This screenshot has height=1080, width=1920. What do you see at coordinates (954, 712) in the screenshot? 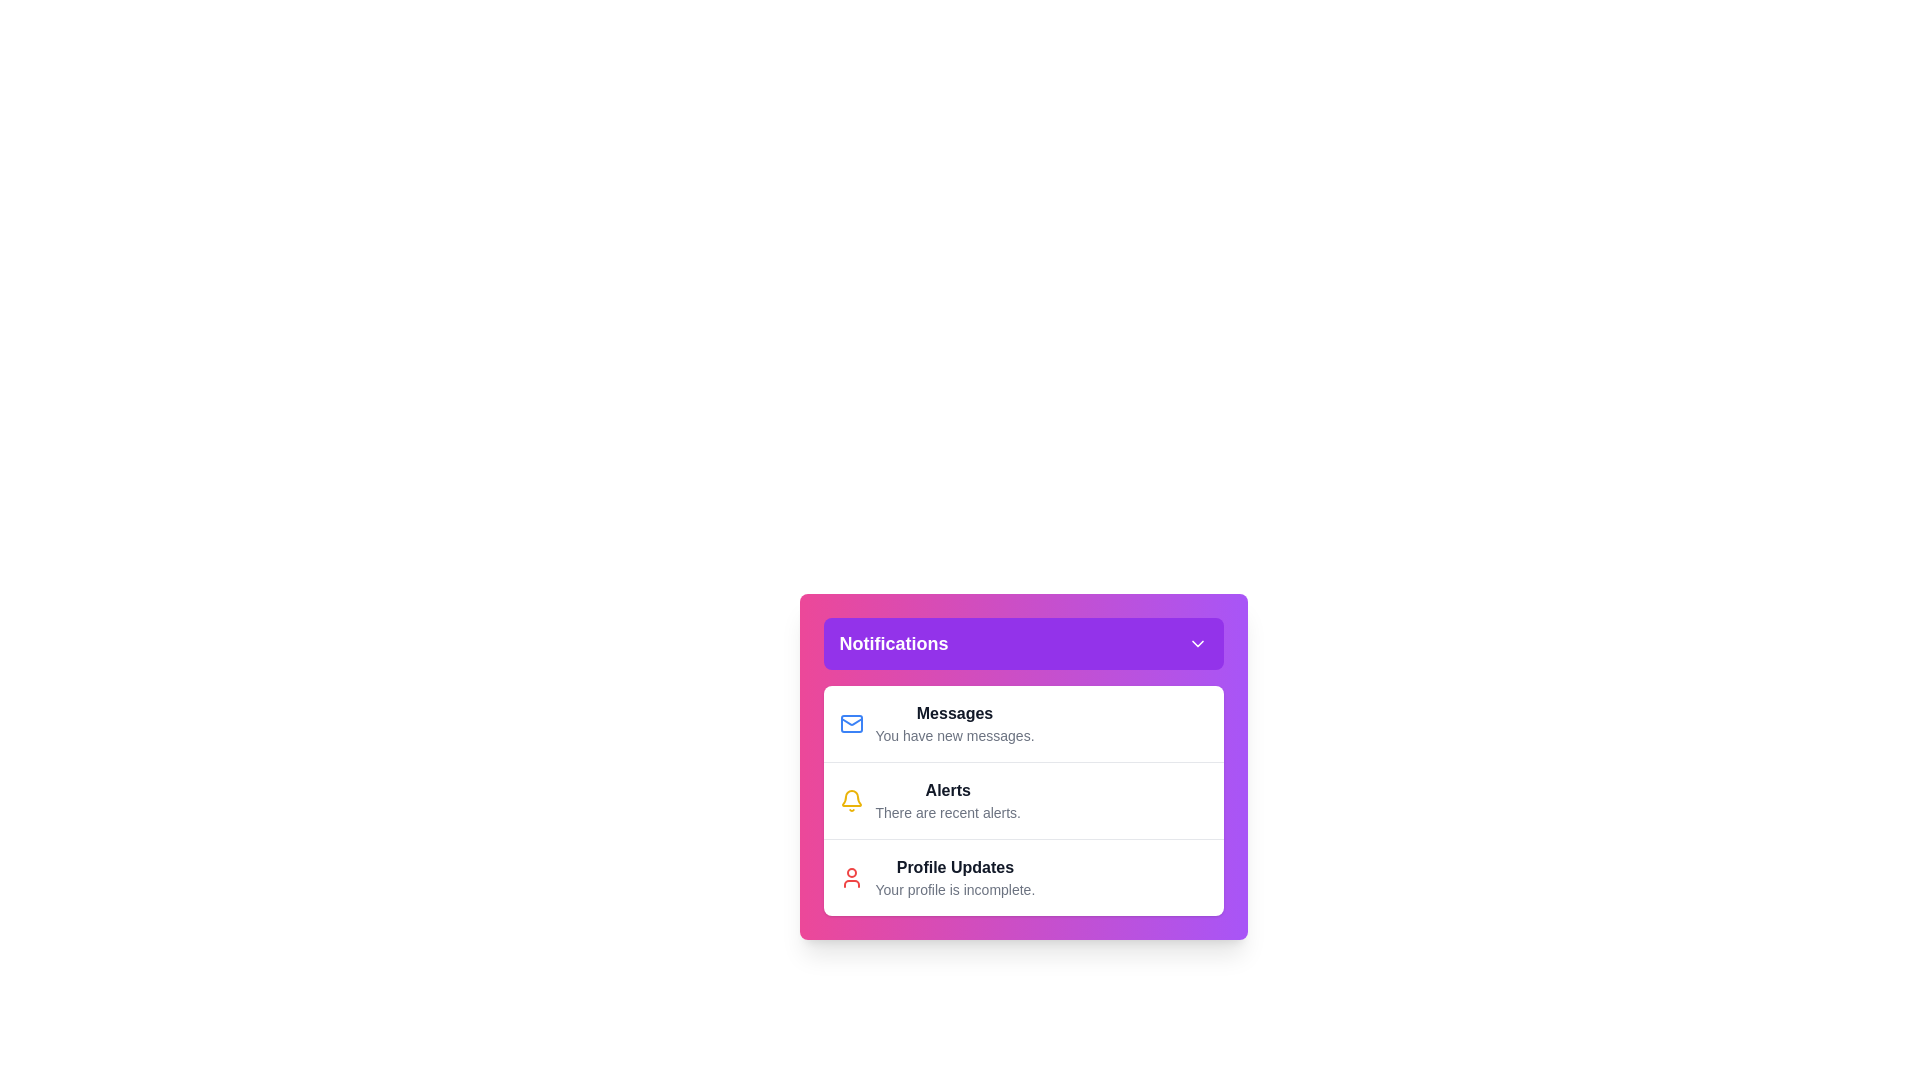
I see `the bold text label reading 'Messages' in the notification panel` at bounding box center [954, 712].